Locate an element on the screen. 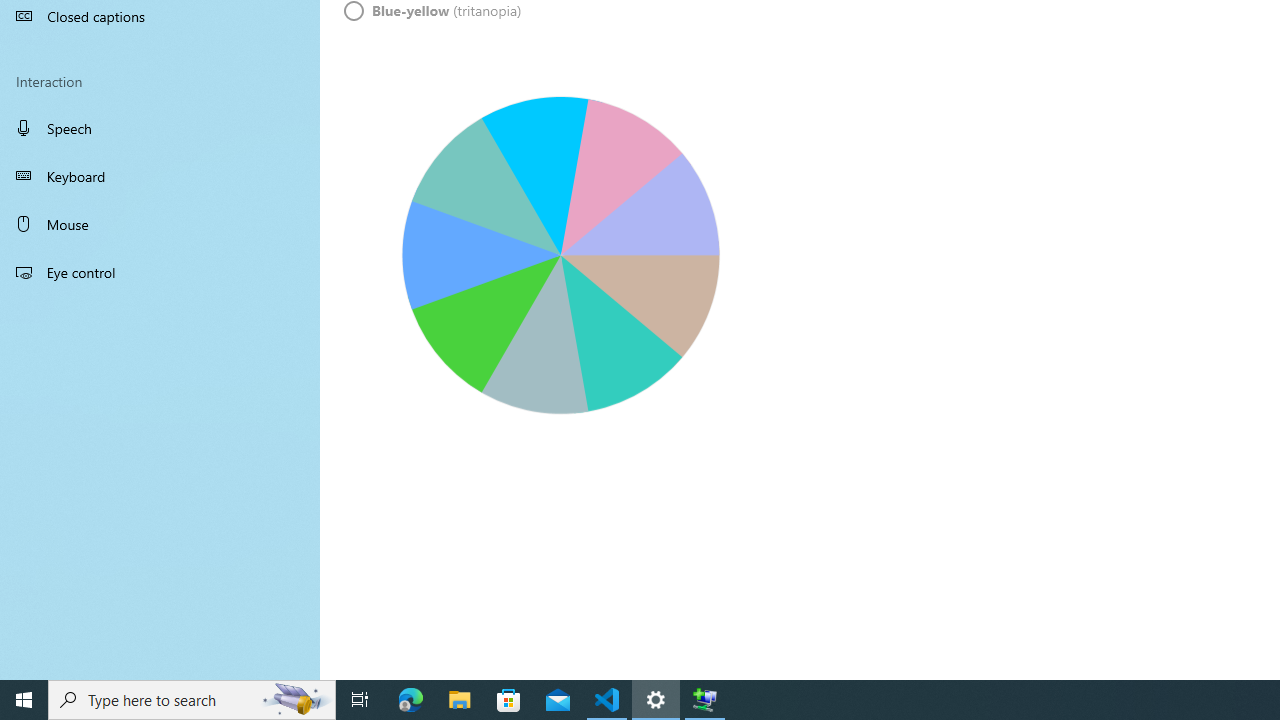  'Settings - 1 running window' is located at coordinates (656, 698).